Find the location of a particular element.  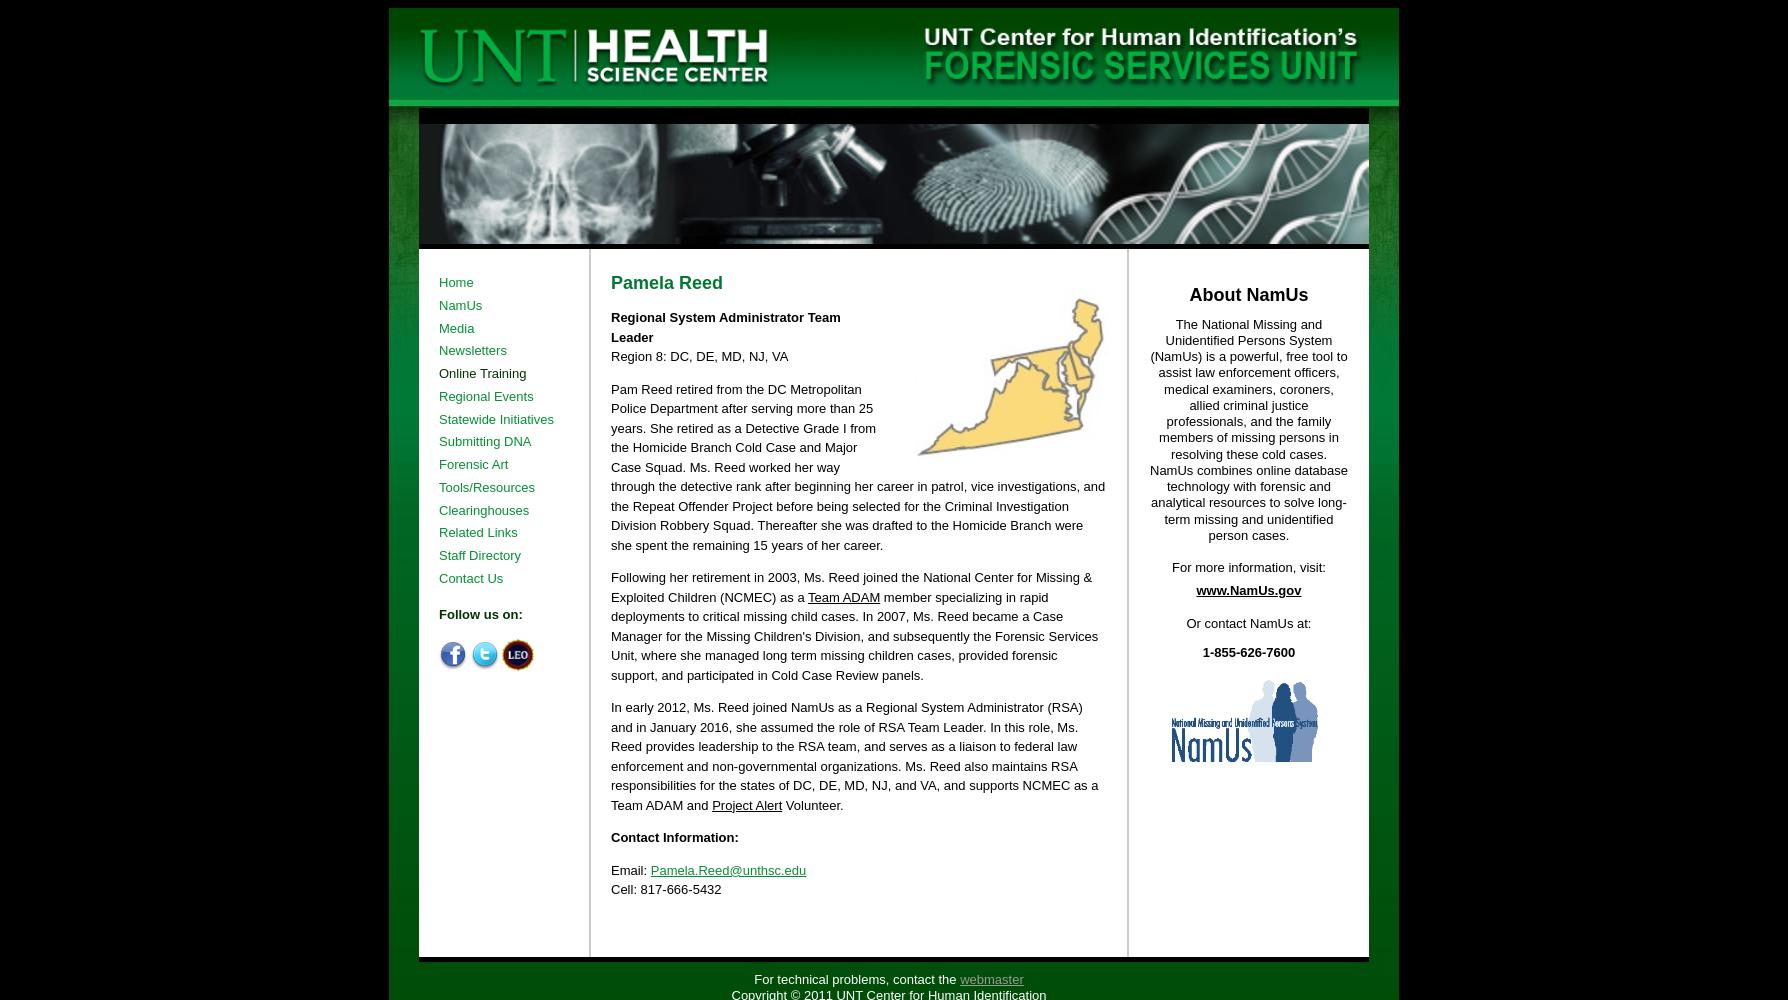

'Pamela Reed' is located at coordinates (666, 282).